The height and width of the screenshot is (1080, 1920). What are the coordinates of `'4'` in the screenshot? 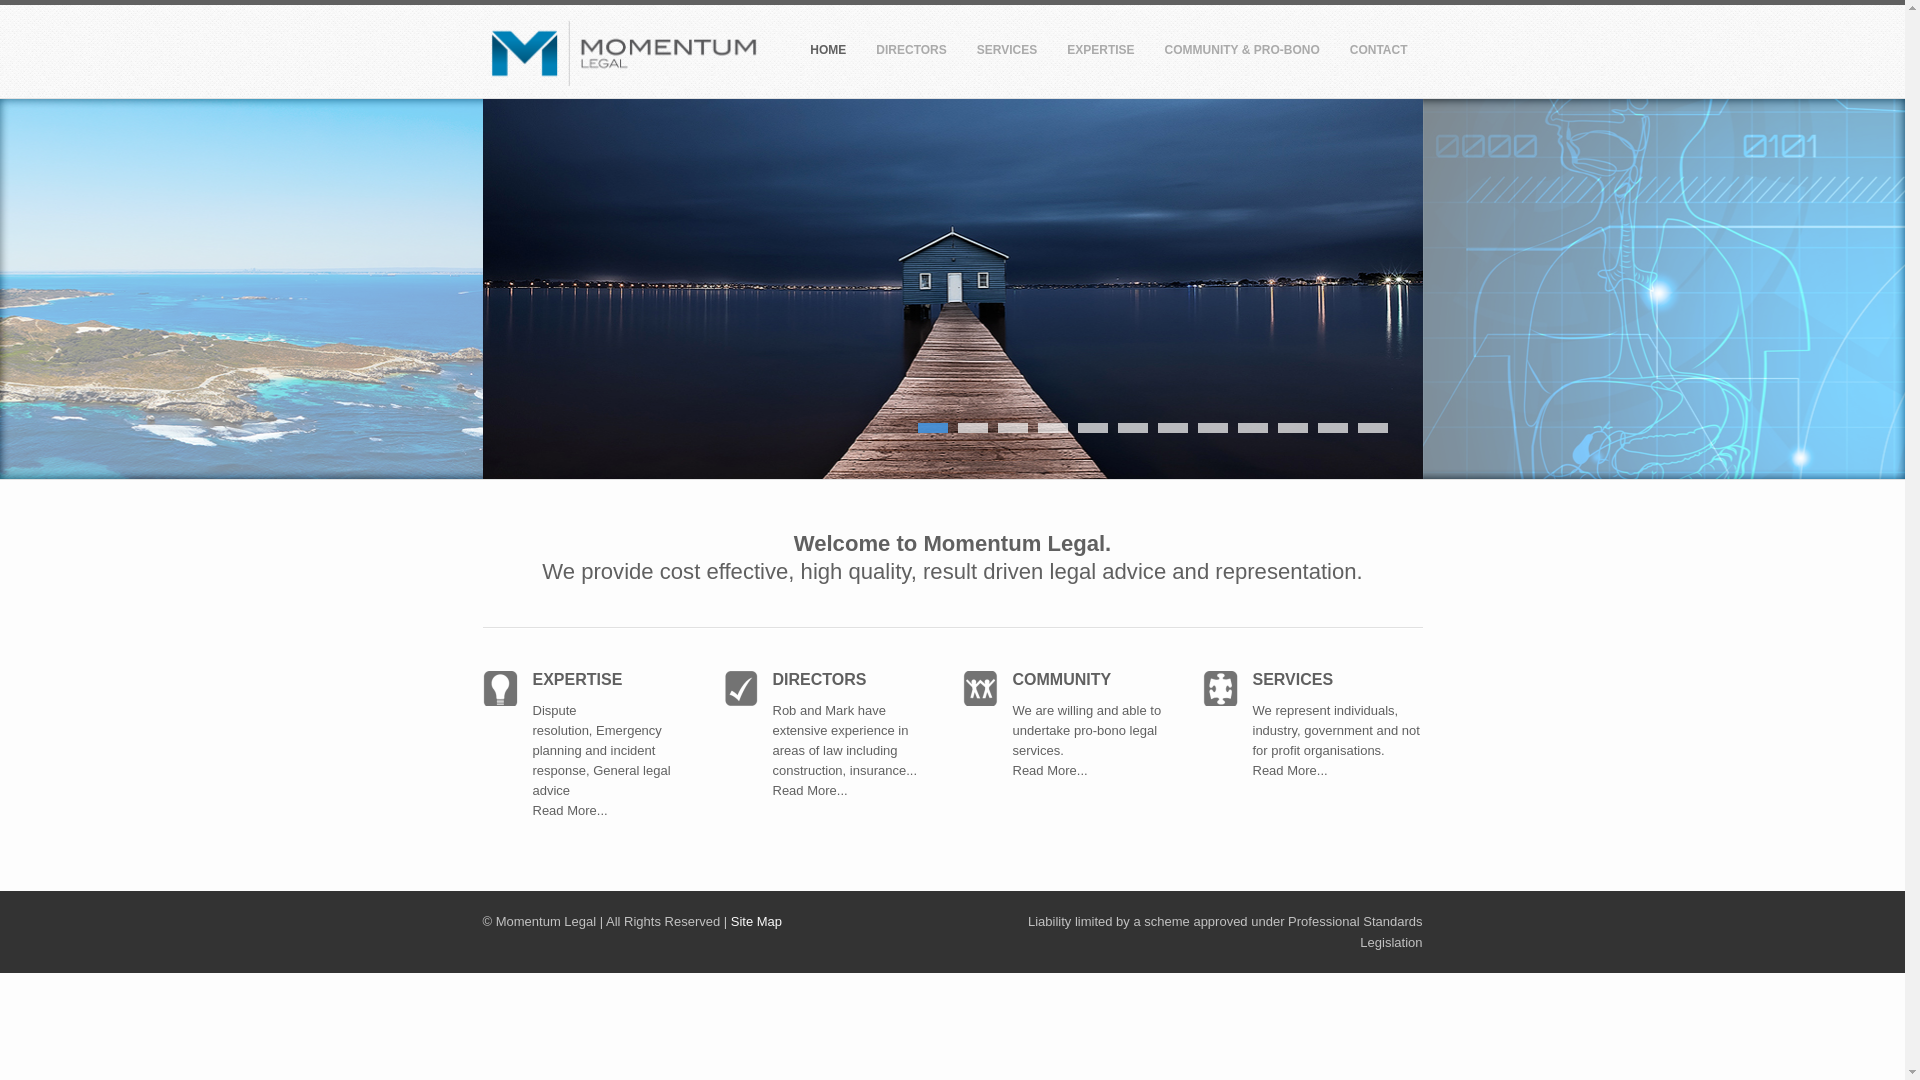 It's located at (1037, 427).